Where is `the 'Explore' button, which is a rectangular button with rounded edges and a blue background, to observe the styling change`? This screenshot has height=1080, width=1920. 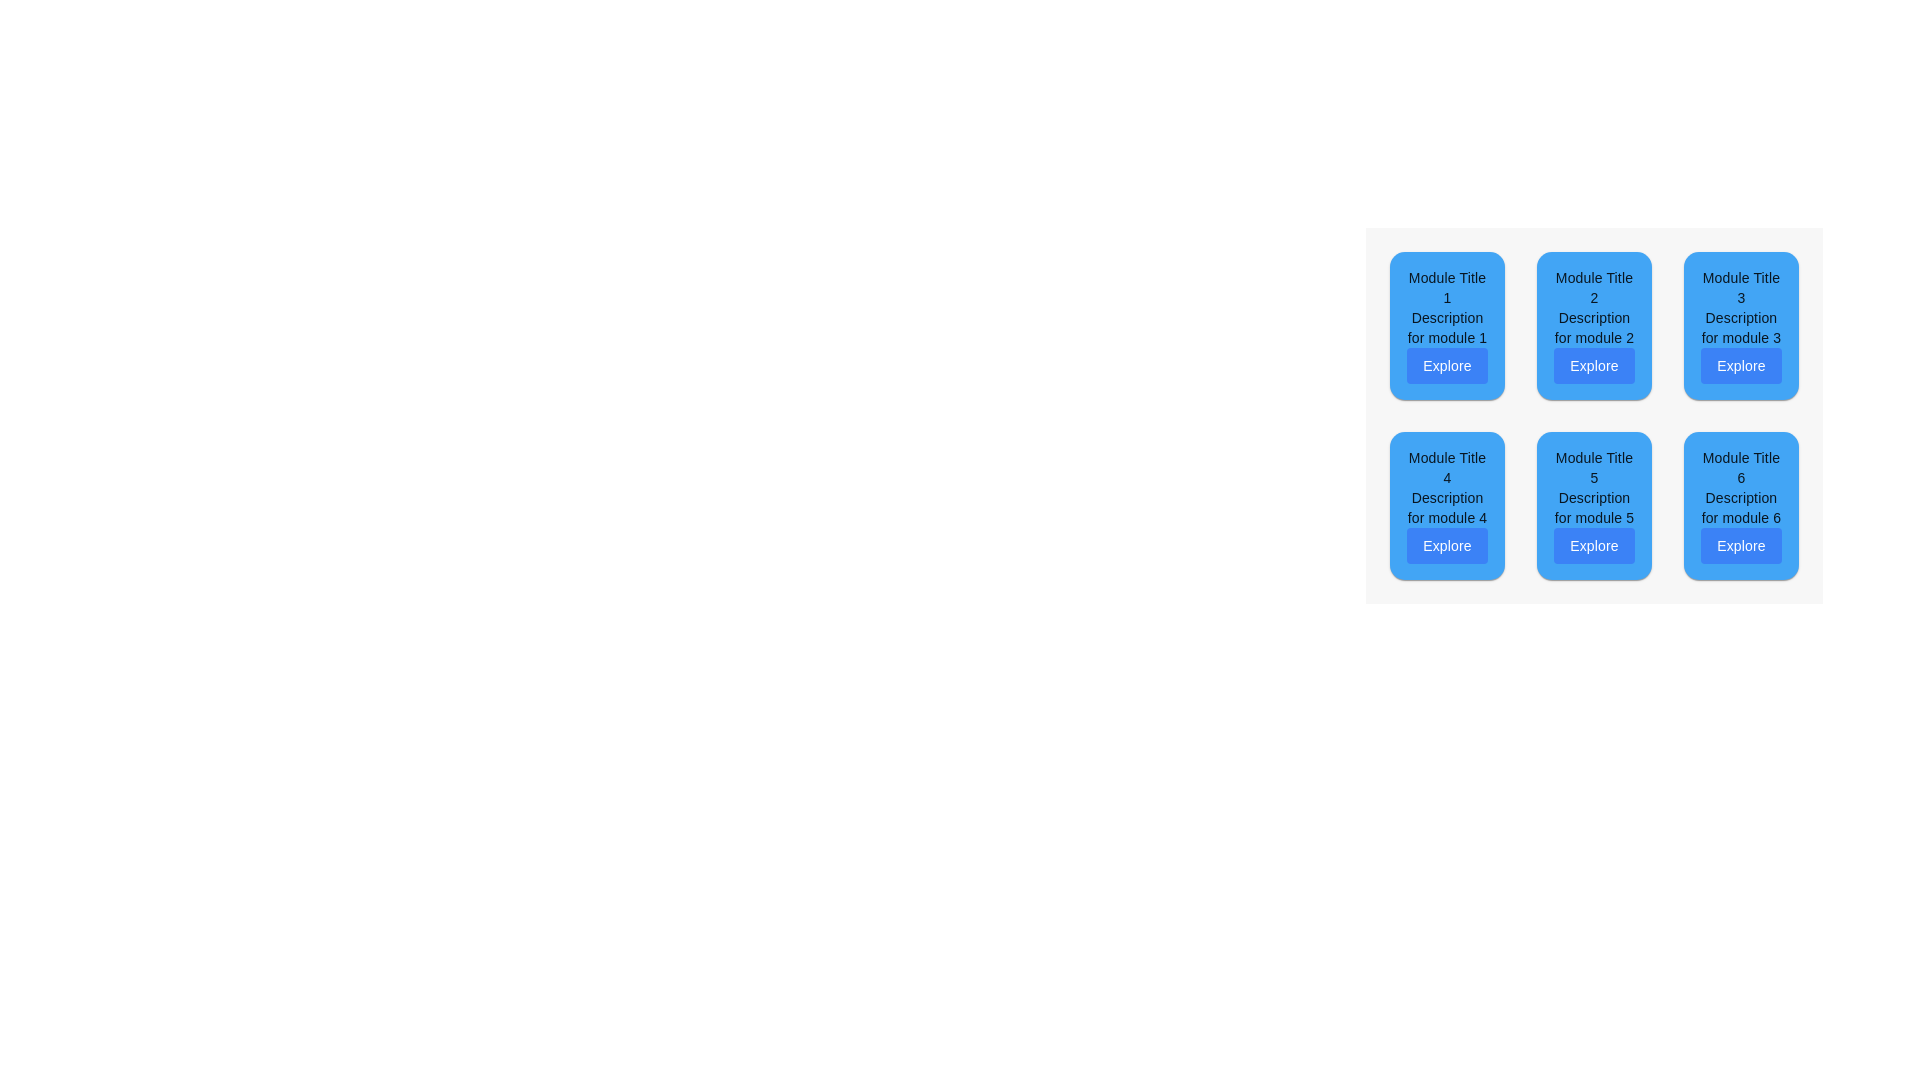
the 'Explore' button, which is a rectangular button with rounded edges and a blue background, to observe the styling change is located at coordinates (1447, 546).